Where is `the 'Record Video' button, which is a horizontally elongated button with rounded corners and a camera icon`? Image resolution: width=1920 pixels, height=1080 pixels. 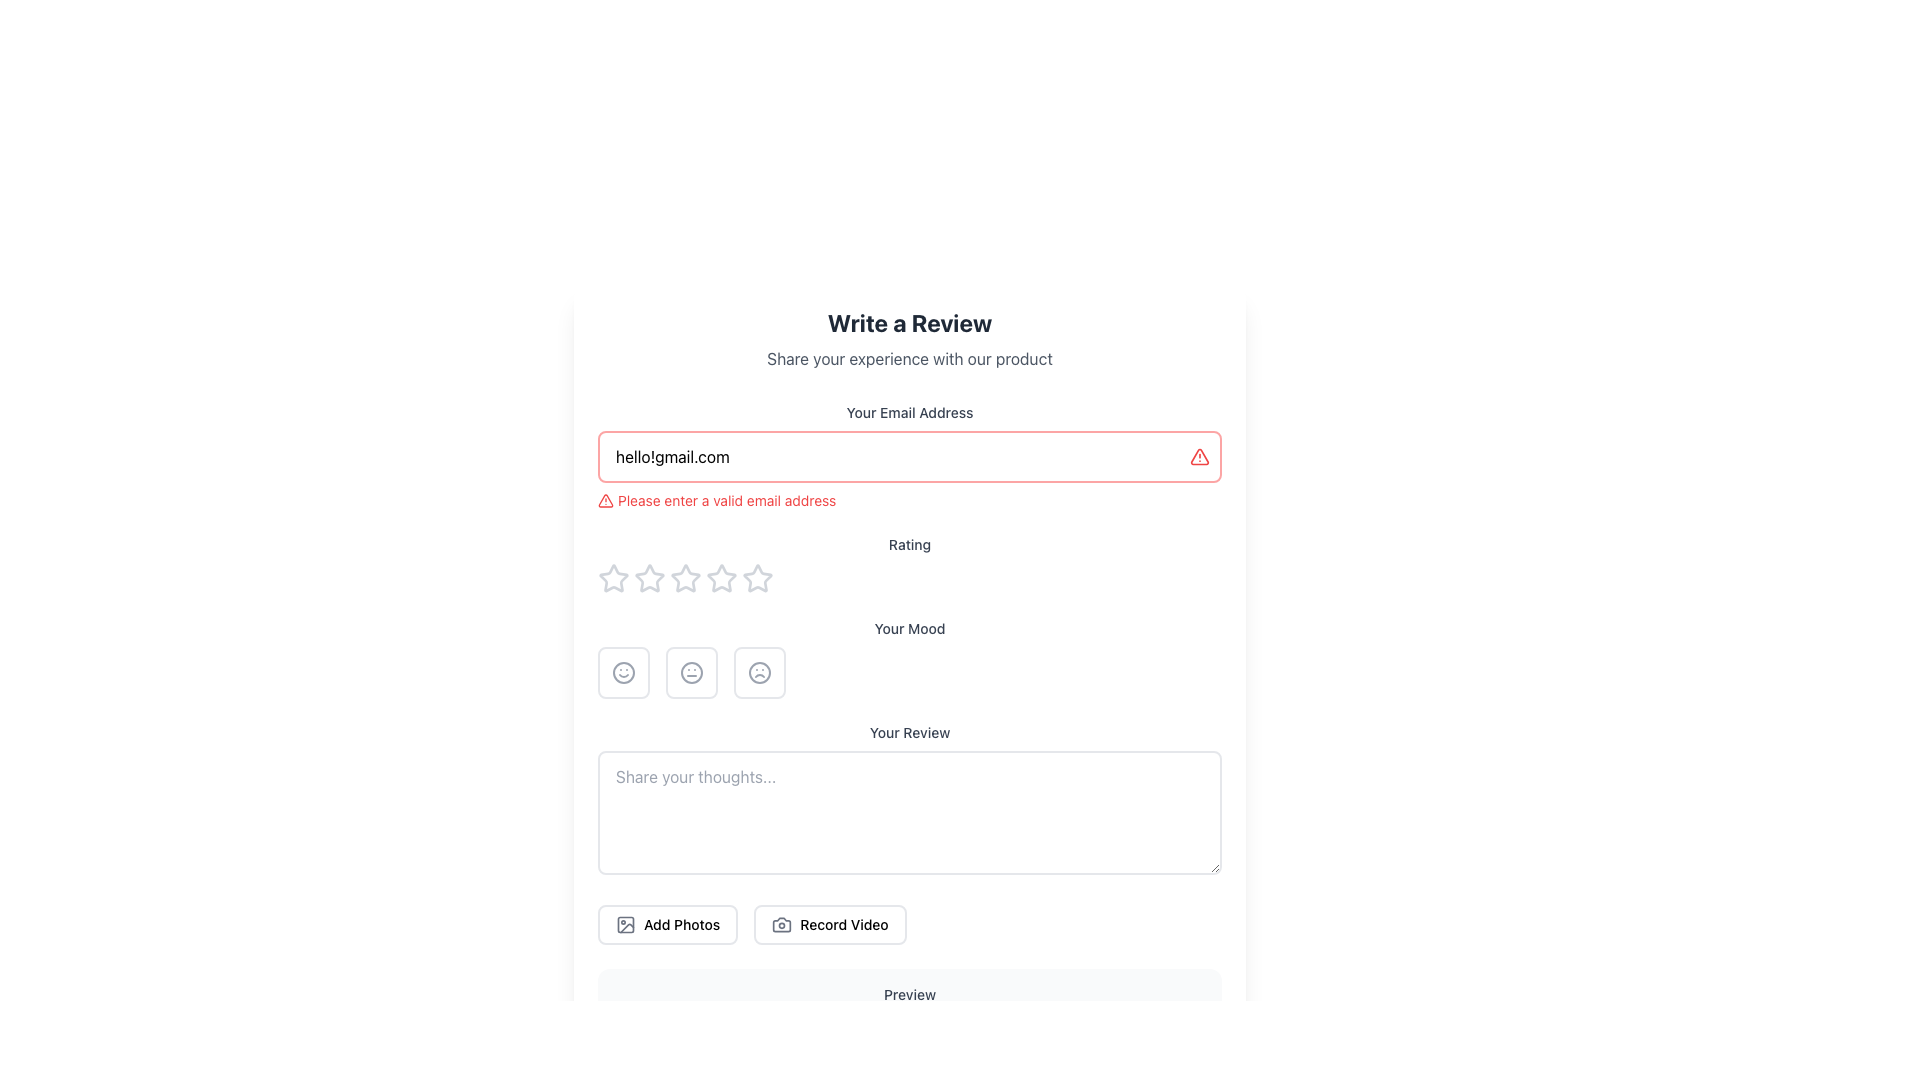 the 'Record Video' button, which is a horizontally elongated button with rounded corners and a camera icon is located at coordinates (830, 925).